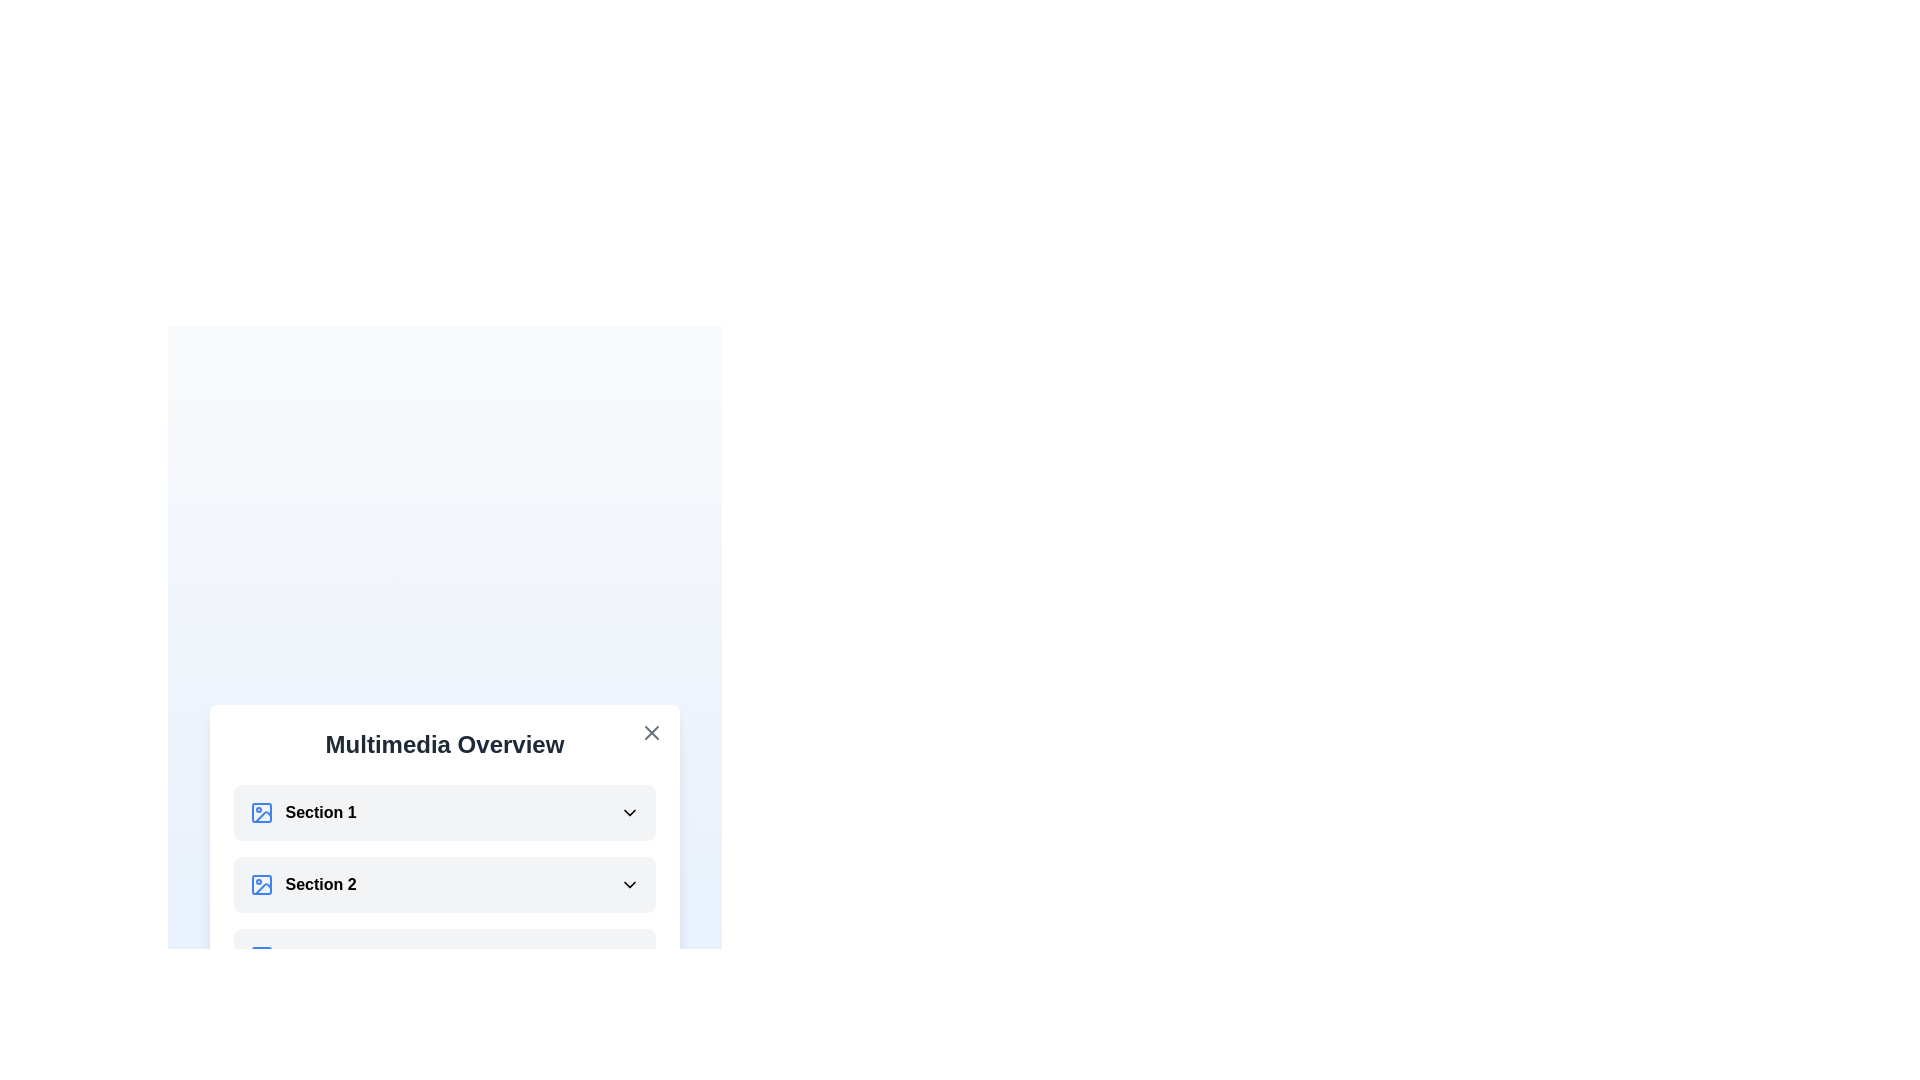  What do you see at coordinates (444, 813) in the screenshot?
I see `the first List item with an expandable section that provides navigational access to 'Section 1'` at bounding box center [444, 813].